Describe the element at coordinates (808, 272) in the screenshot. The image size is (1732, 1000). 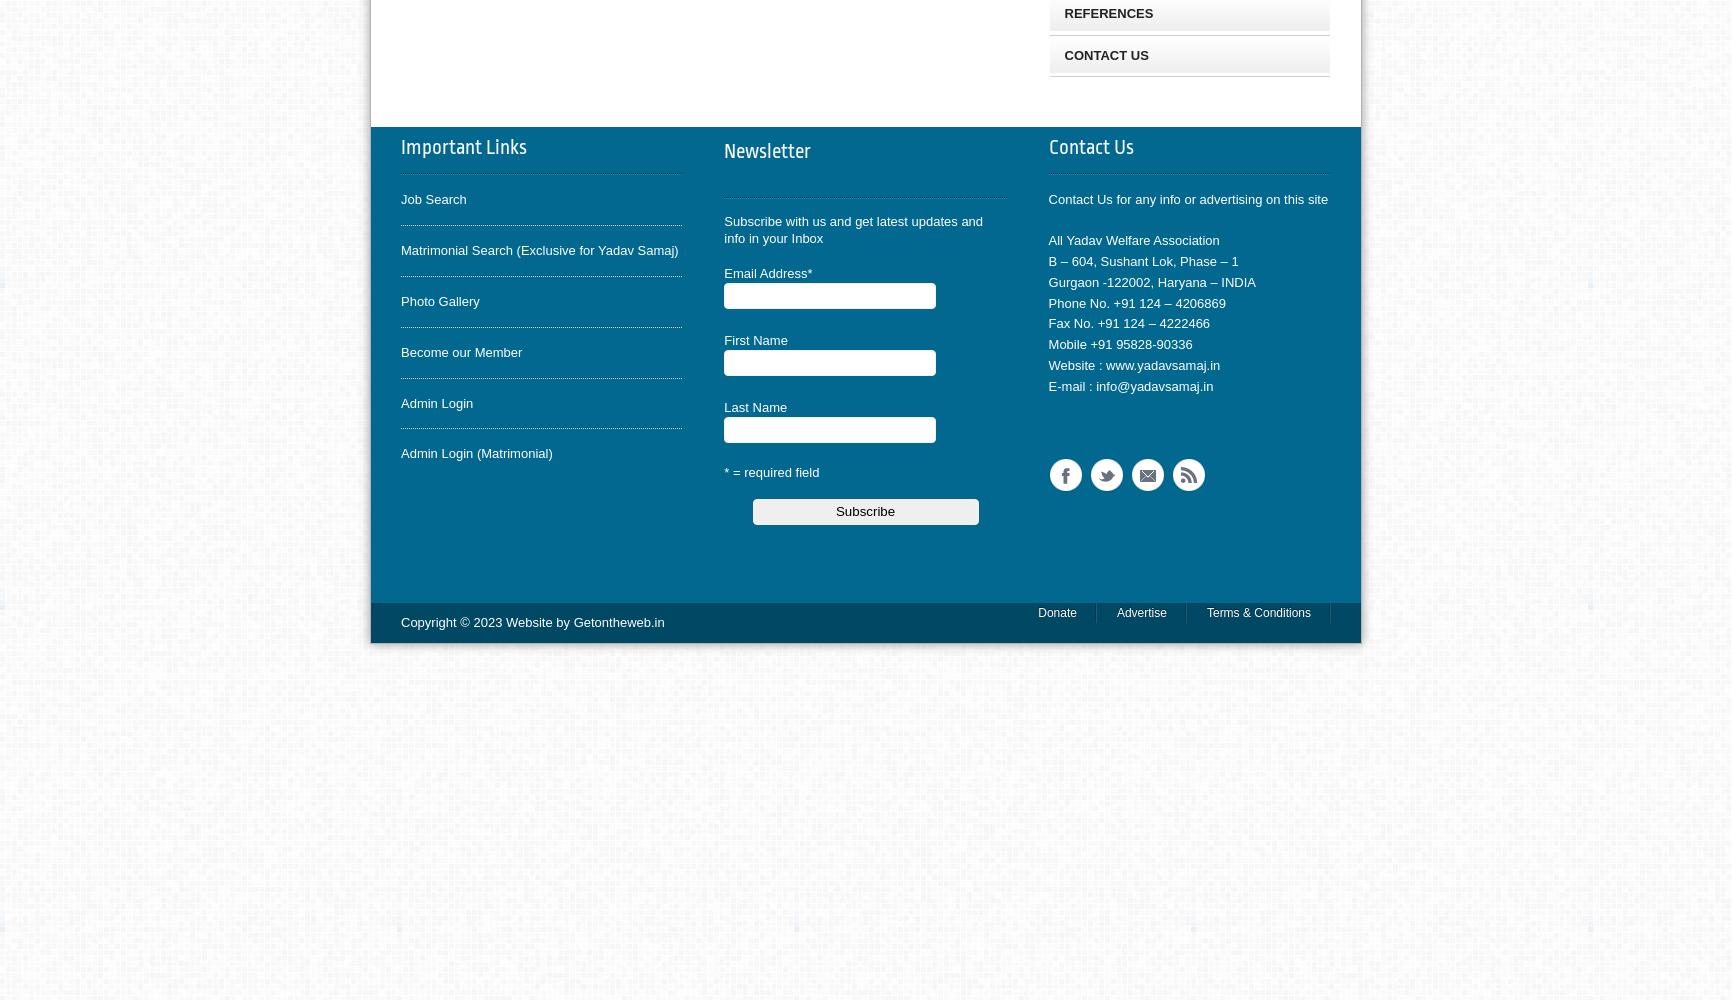
I see `'*'` at that location.